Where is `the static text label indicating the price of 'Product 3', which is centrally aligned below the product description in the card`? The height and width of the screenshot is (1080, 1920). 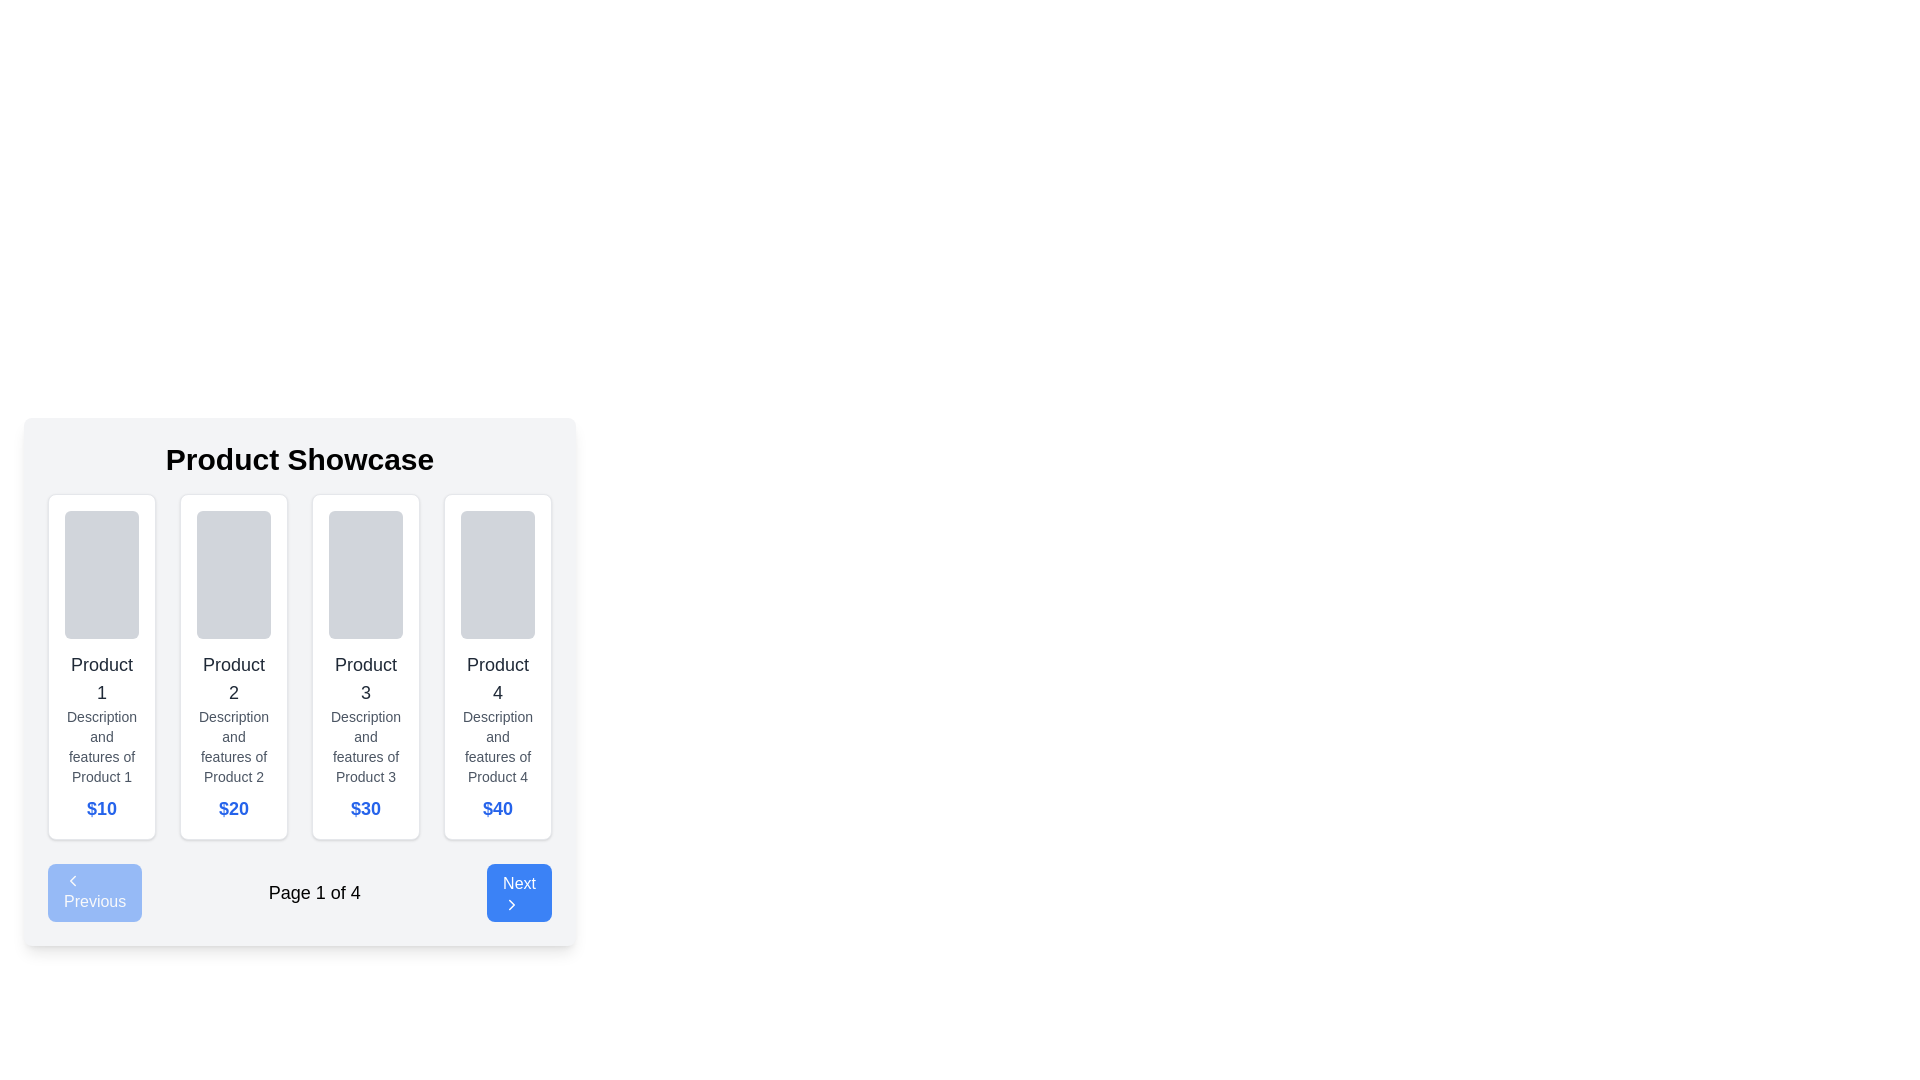 the static text label indicating the price of 'Product 3', which is centrally aligned below the product description in the card is located at coordinates (365, 808).